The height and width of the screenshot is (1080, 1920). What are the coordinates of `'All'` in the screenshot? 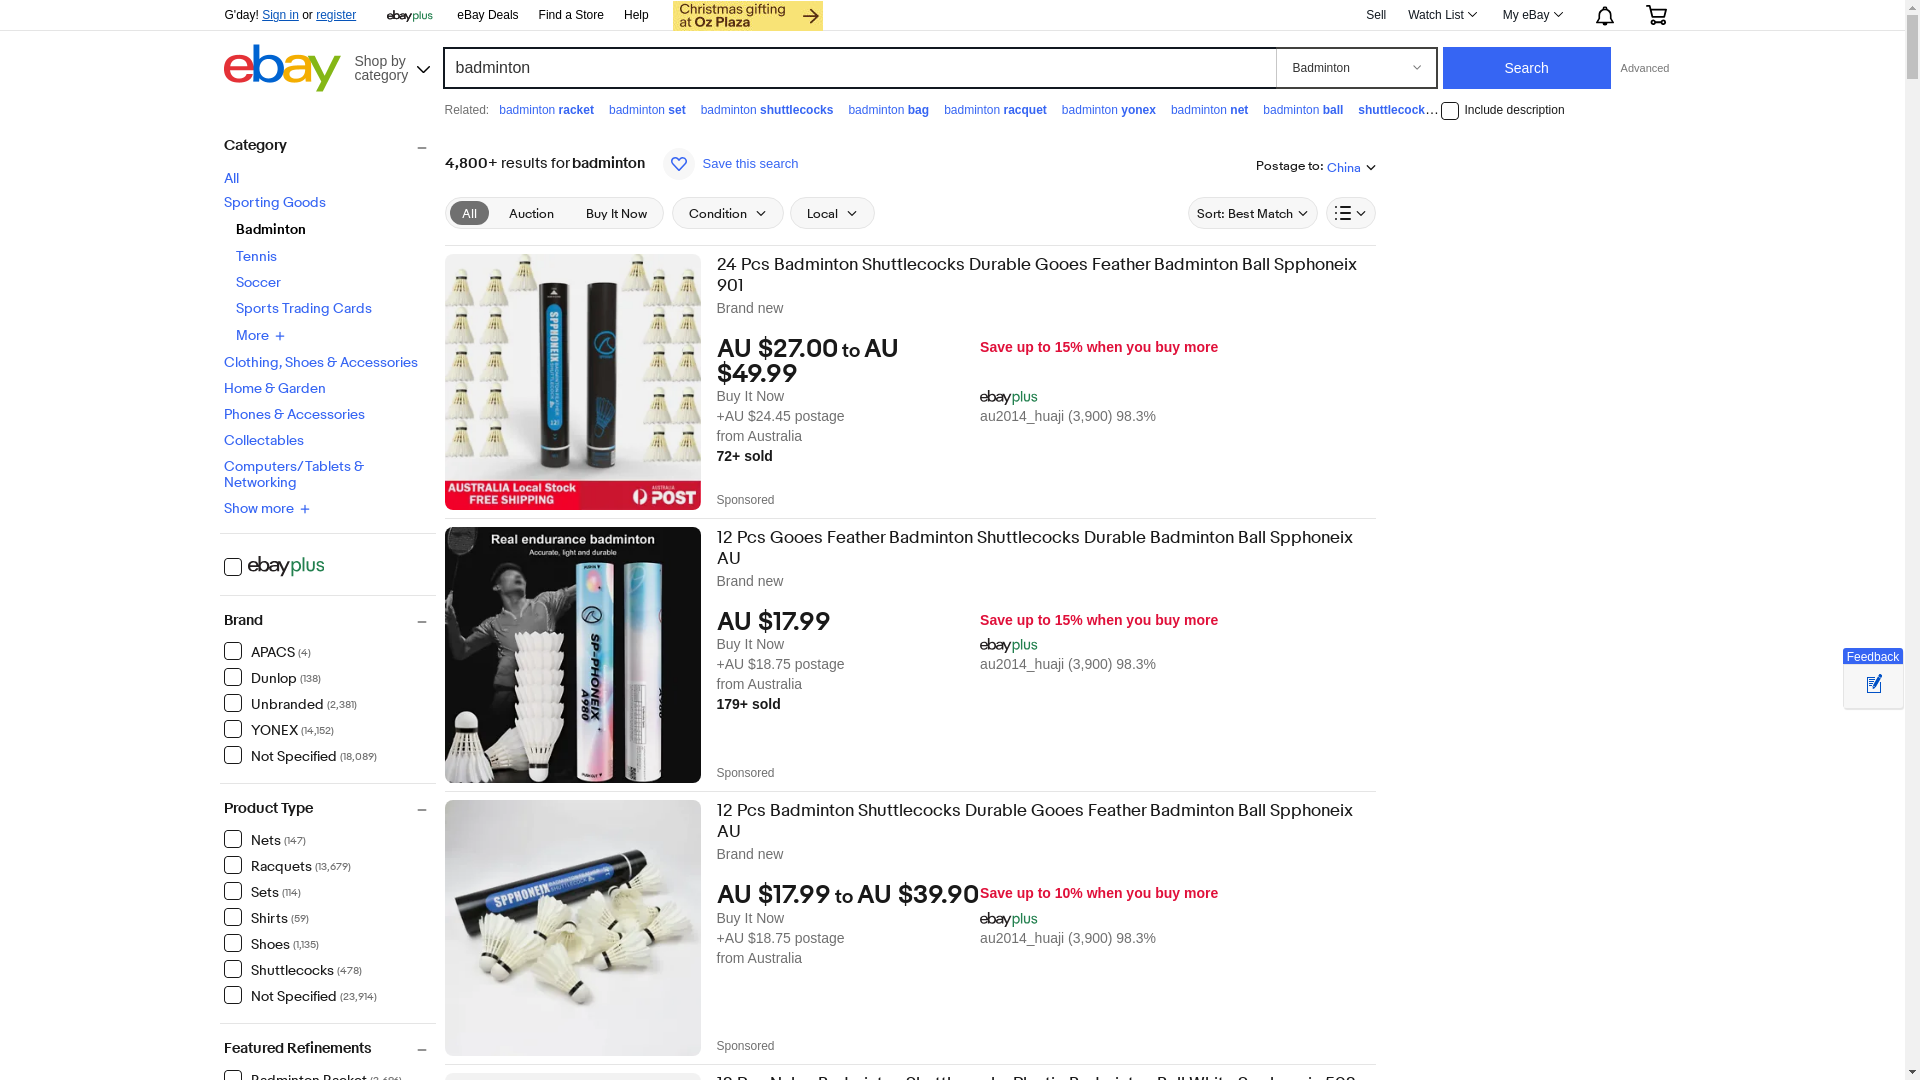 It's located at (224, 176).